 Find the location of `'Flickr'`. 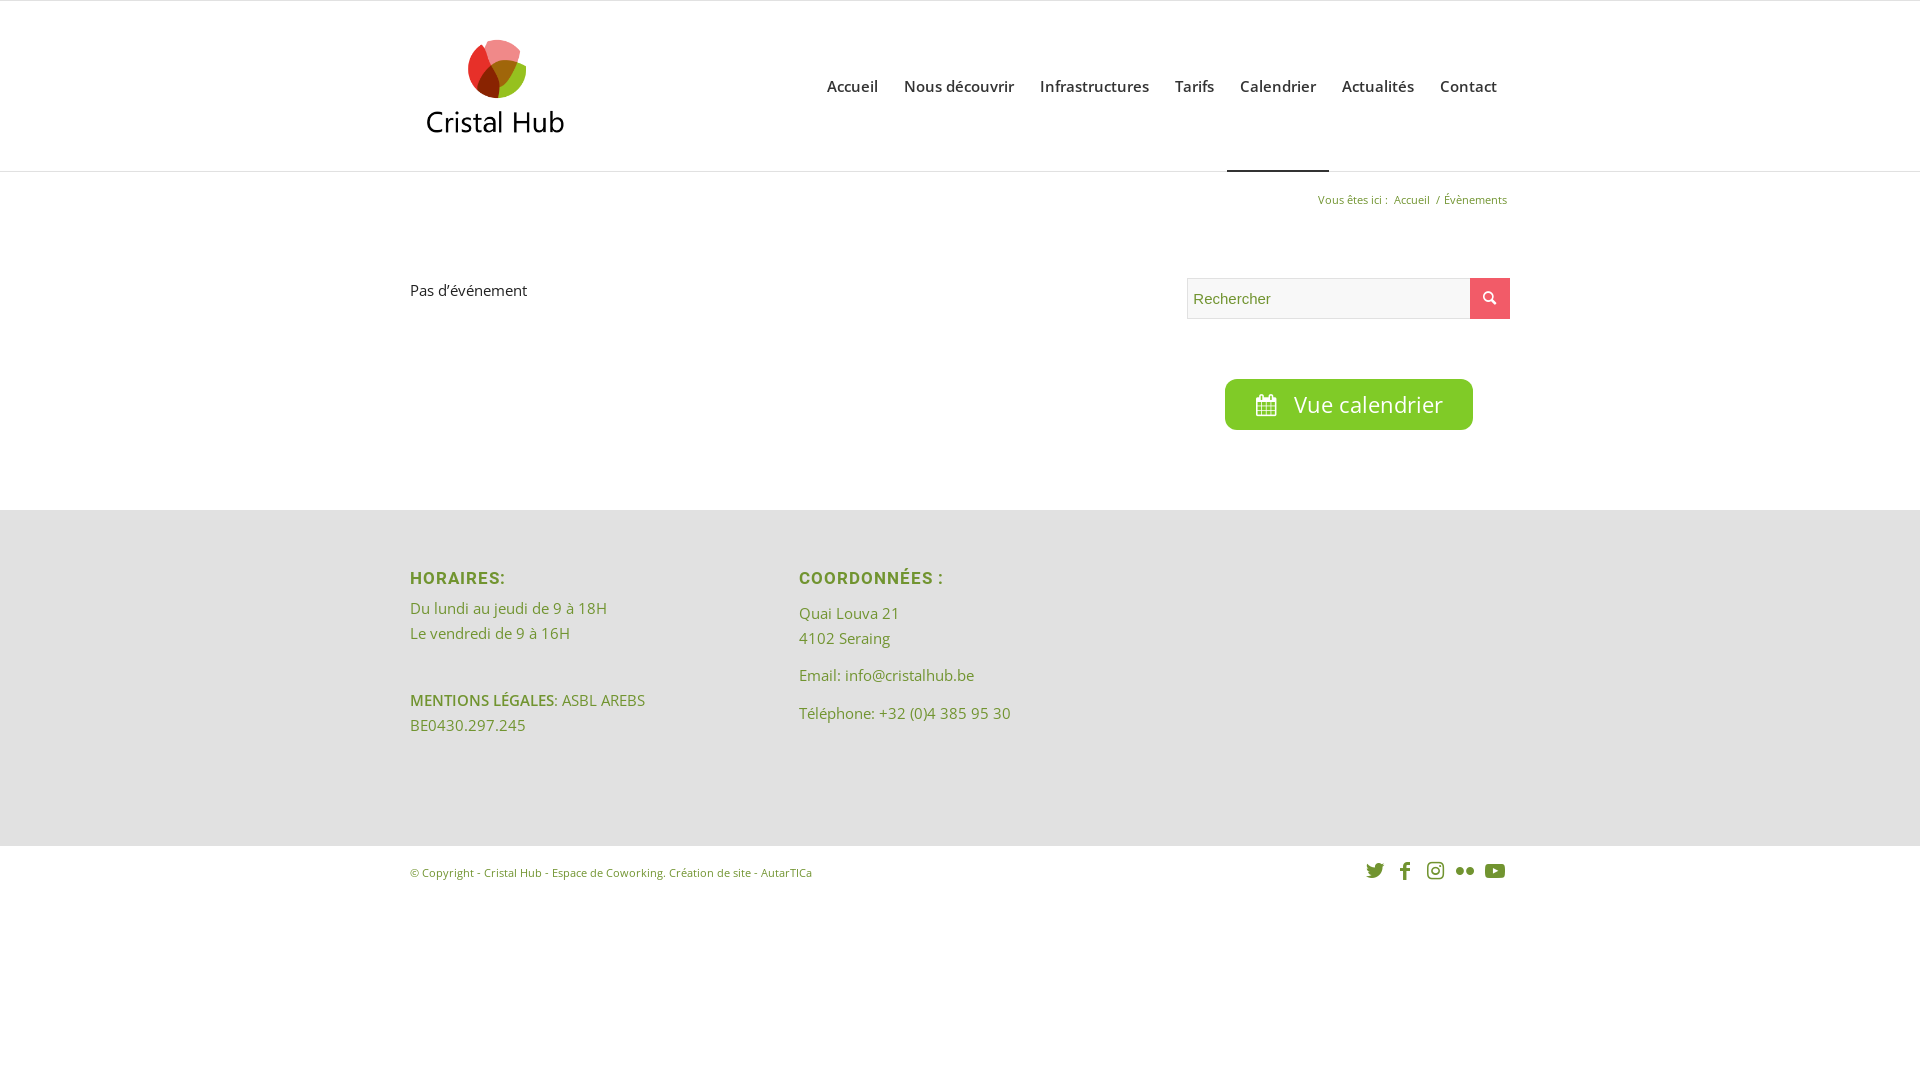

'Flickr' is located at coordinates (1464, 870).